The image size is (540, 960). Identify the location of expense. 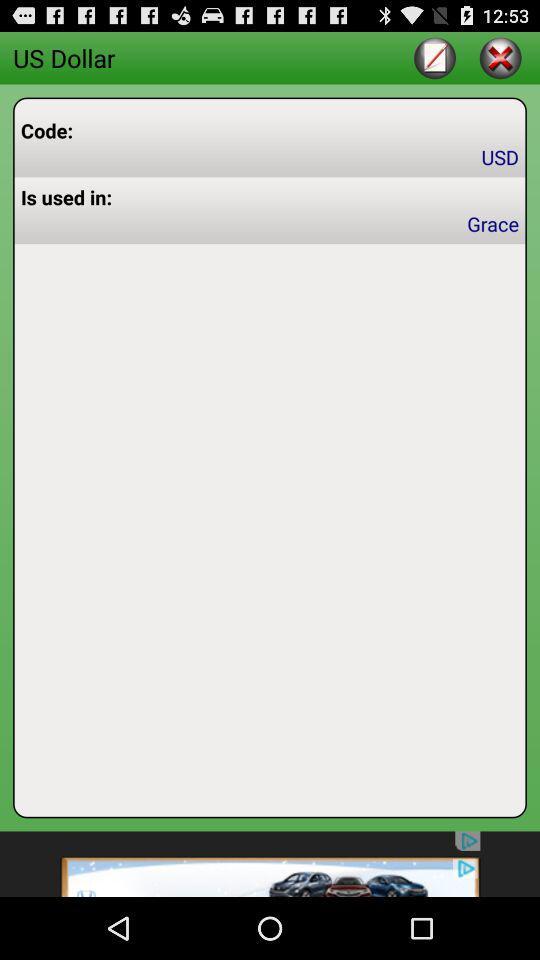
(434, 56).